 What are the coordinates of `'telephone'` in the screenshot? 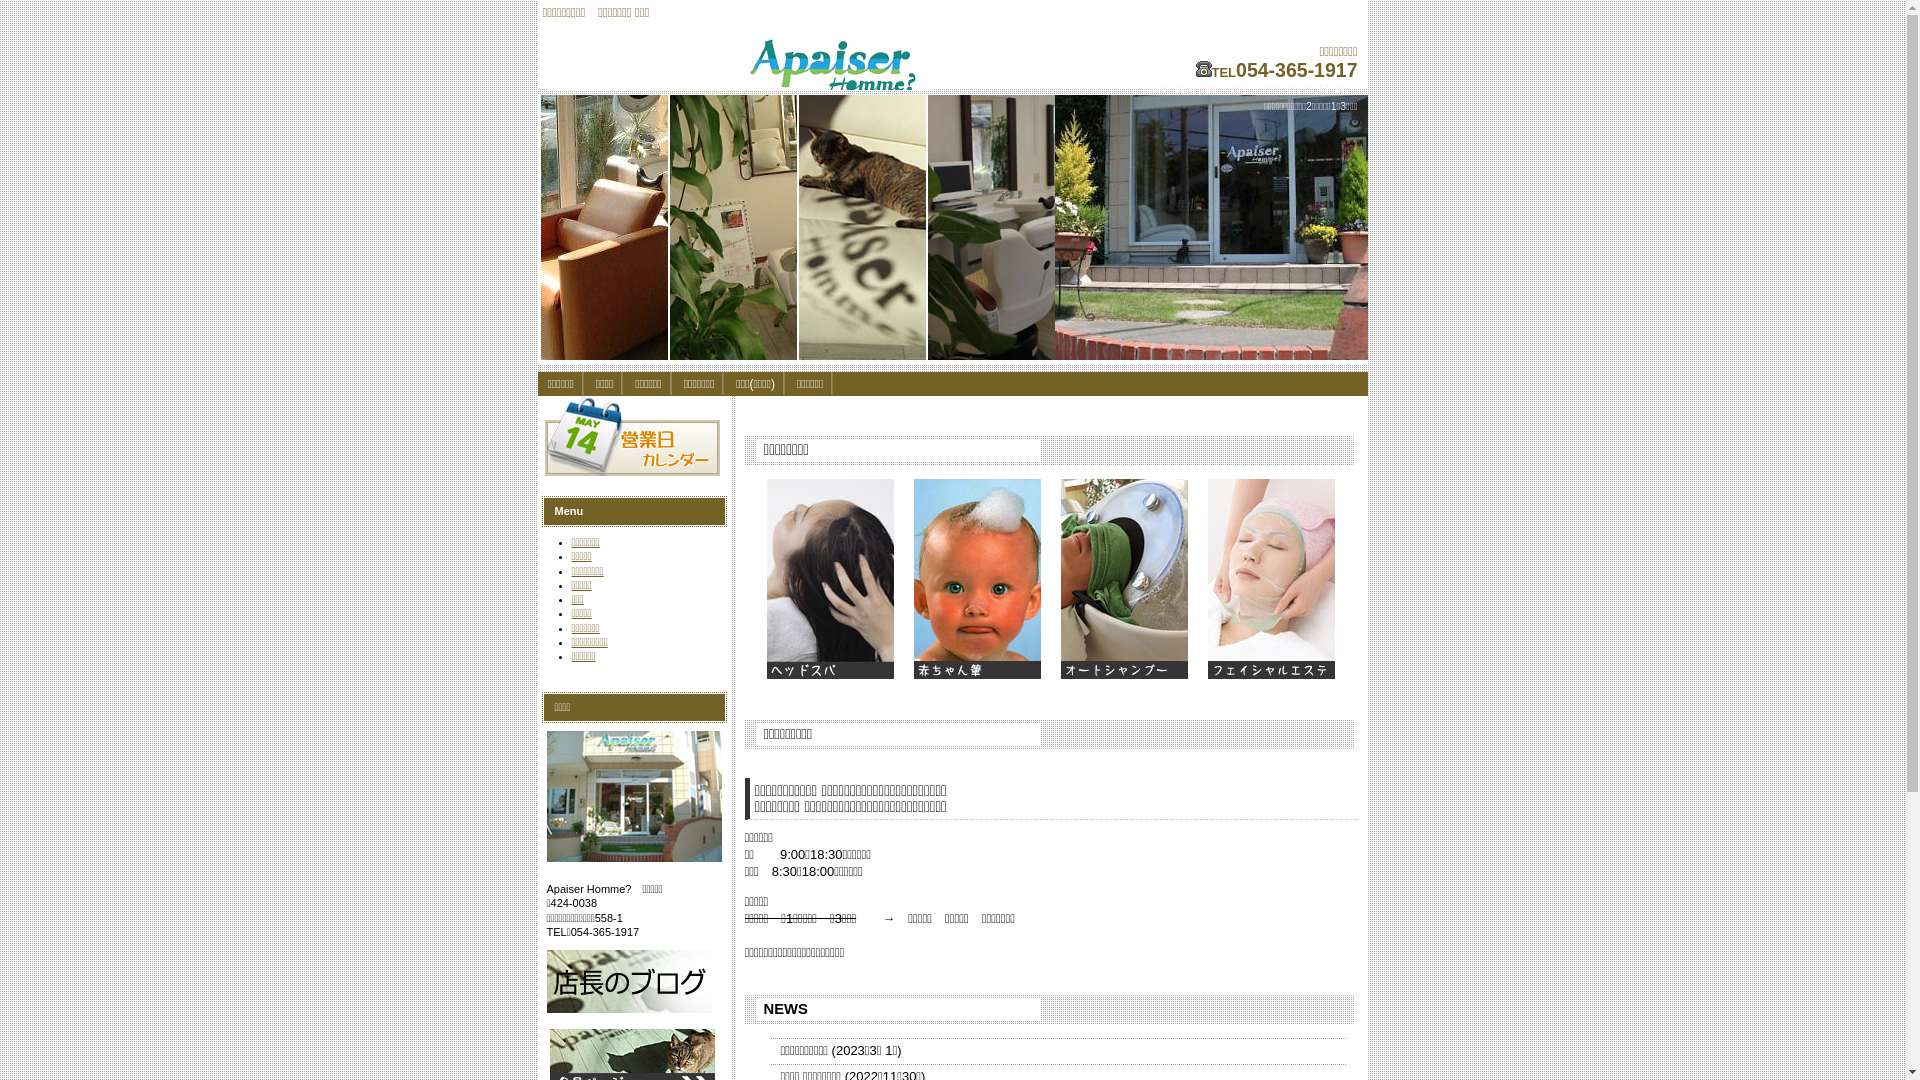 It's located at (1195, 68).